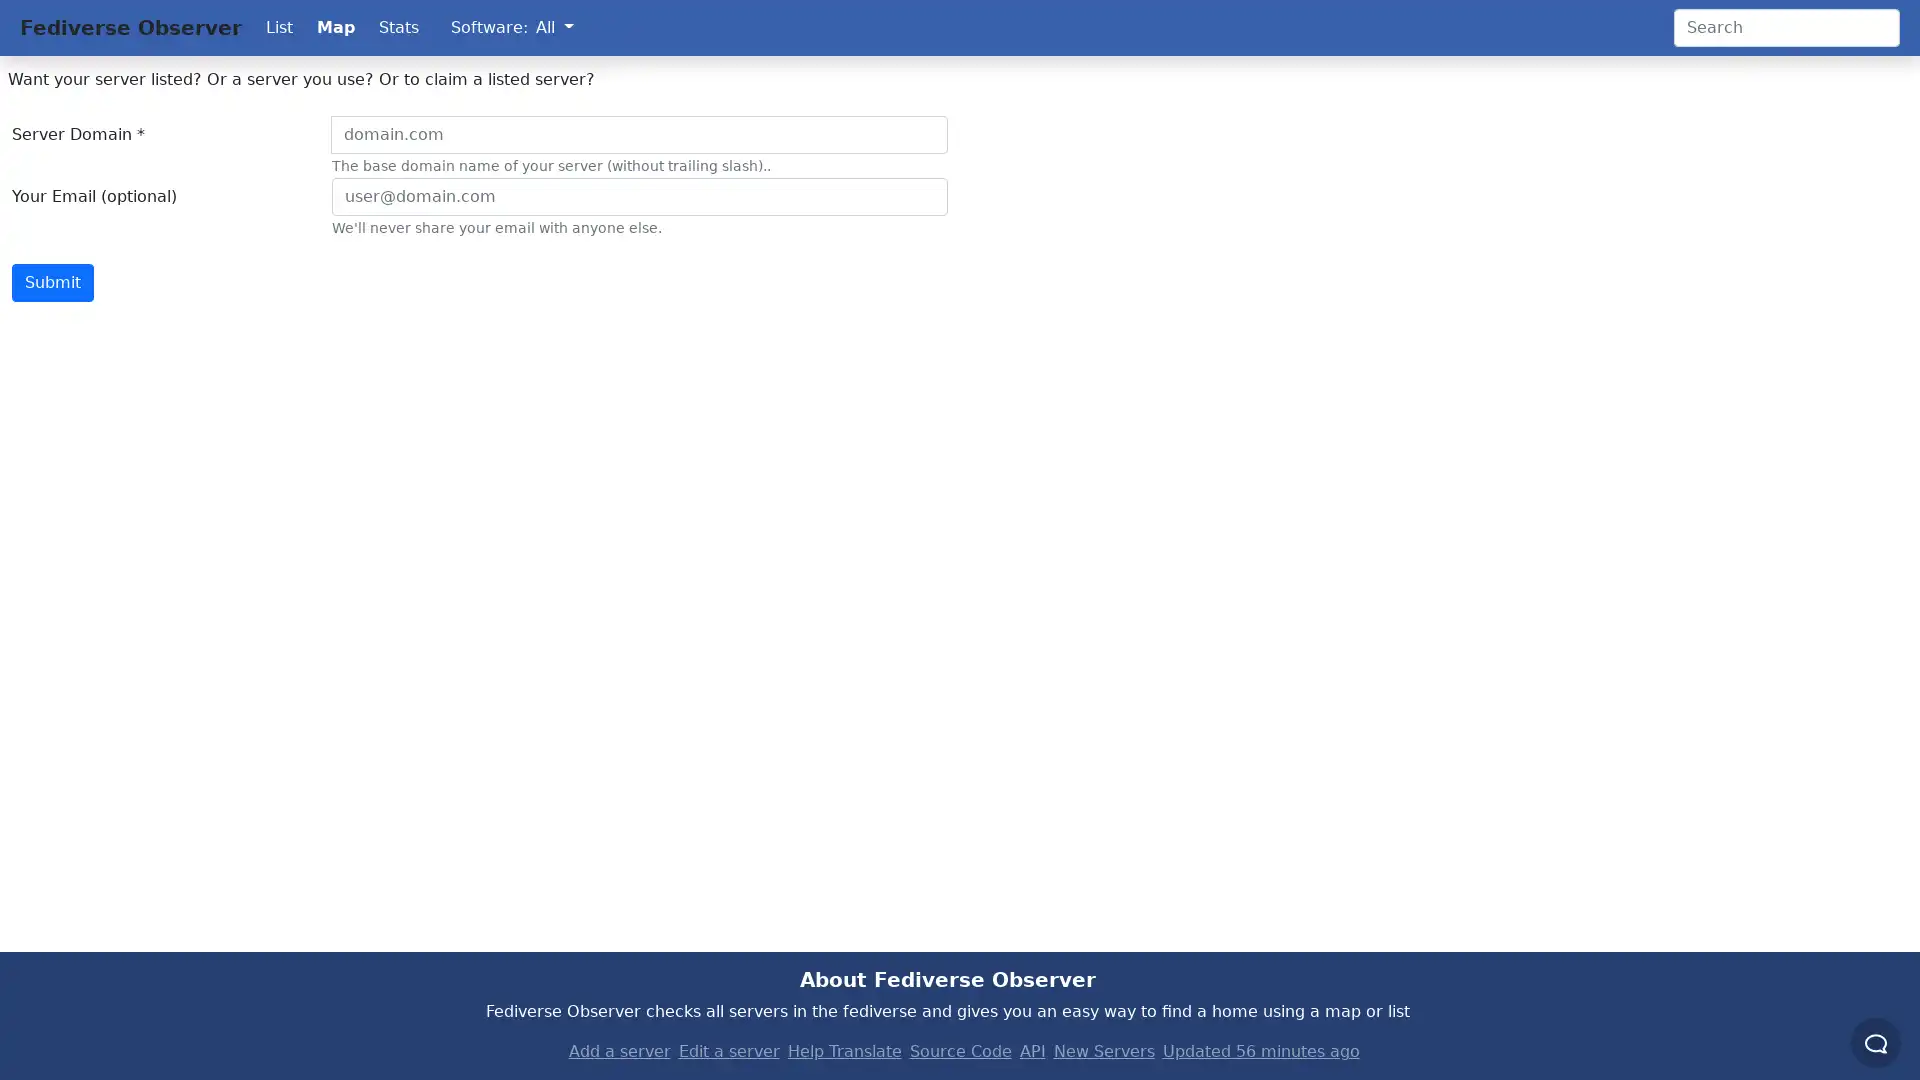  Describe the element at coordinates (554, 27) in the screenshot. I see `All` at that location.